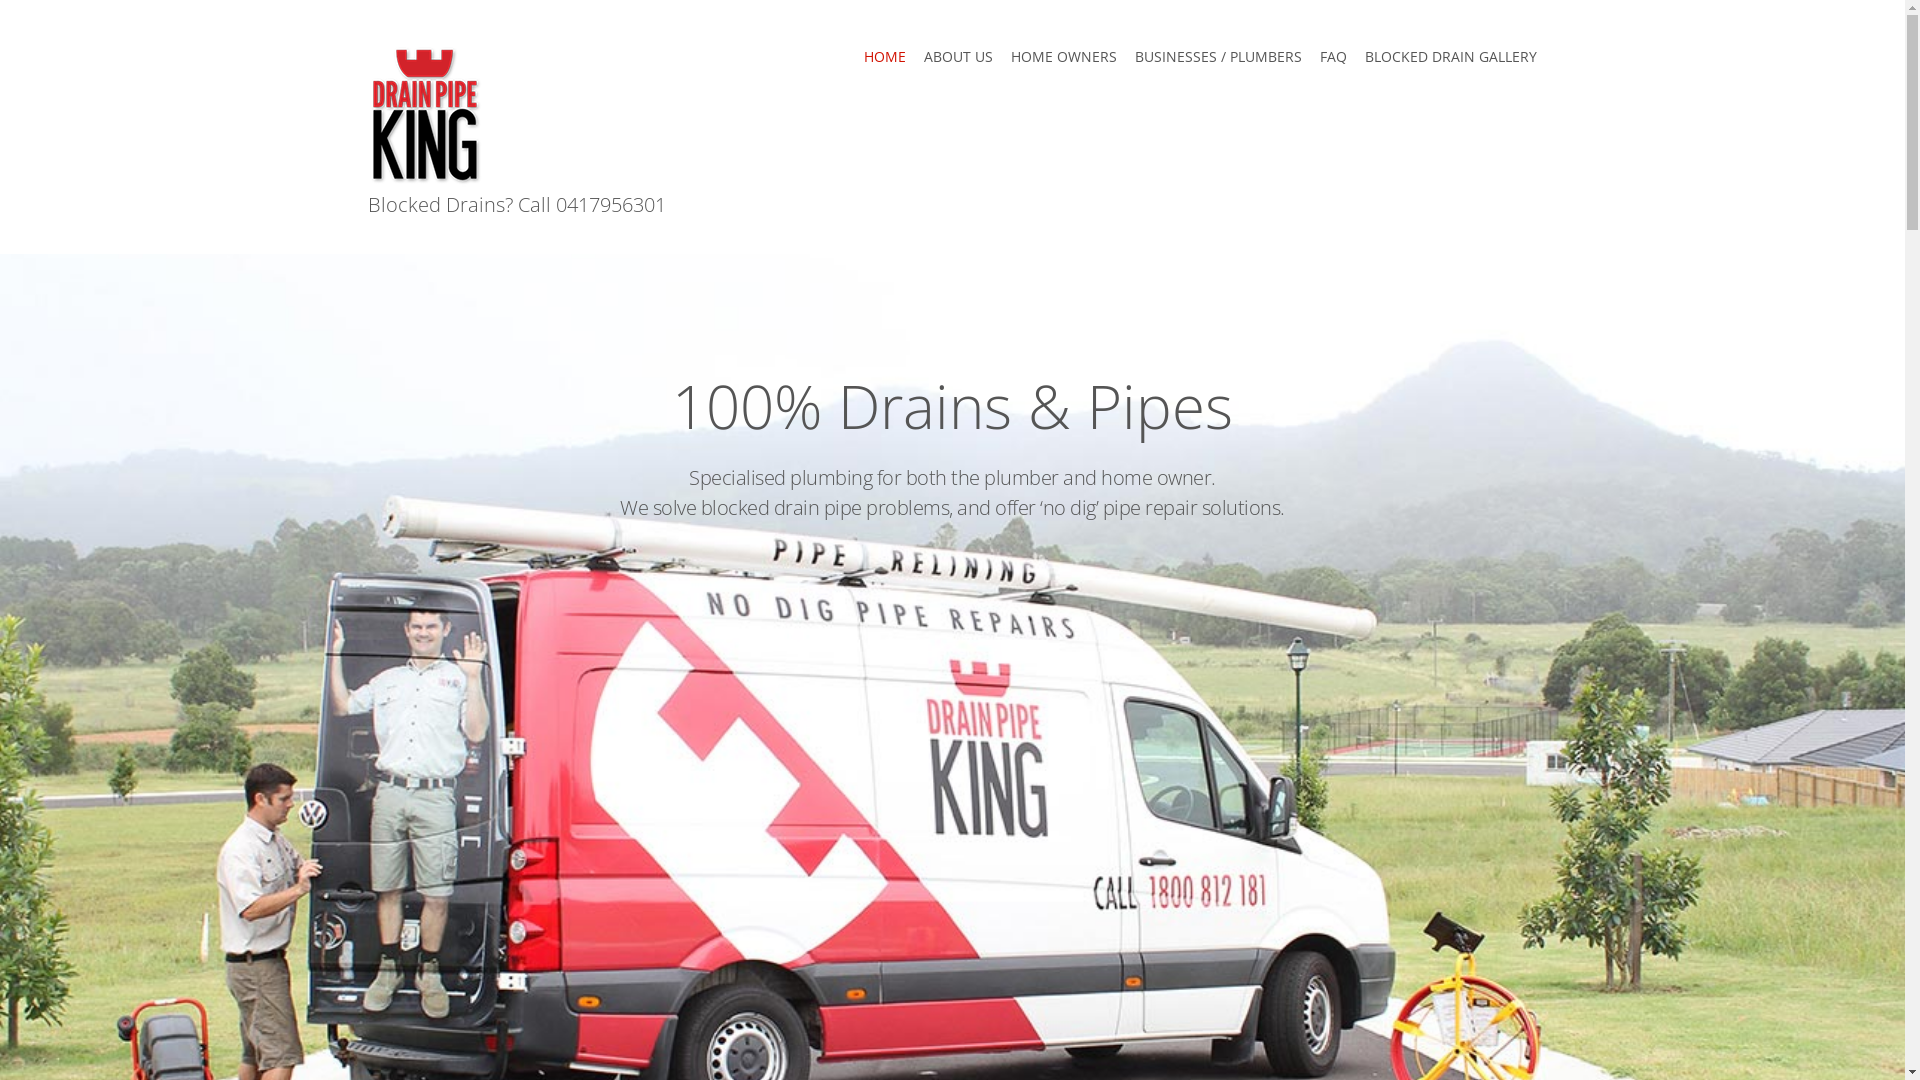 This screenshot has height=1080, width=1920. What do you see at coordinates (1063, 56) in the screenshot?
I see `'HOME OWNERS'` at bounding box center [1063, 56].